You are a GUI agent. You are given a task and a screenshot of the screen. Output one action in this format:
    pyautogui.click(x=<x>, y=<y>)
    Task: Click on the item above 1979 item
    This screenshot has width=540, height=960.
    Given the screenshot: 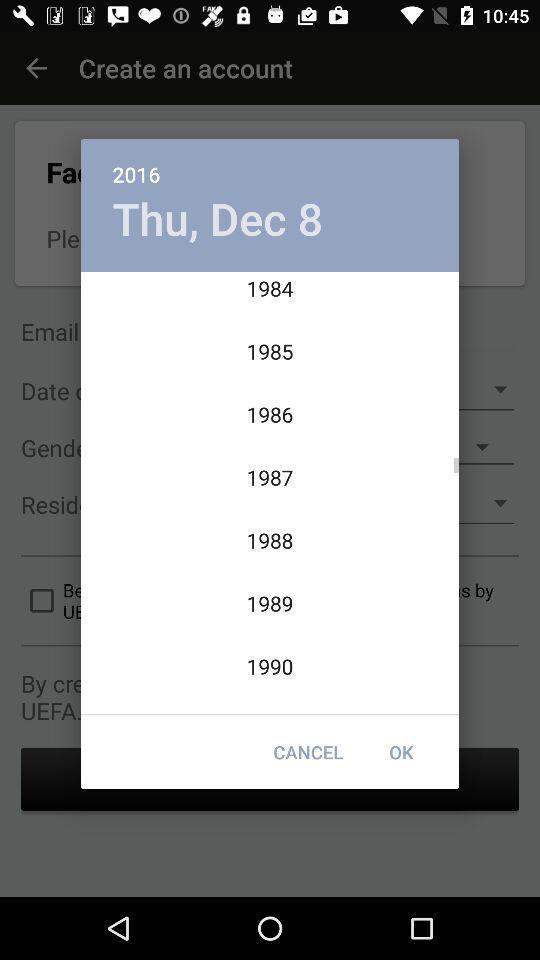 What is the action you would take?
    pyautogui.click(x=216, y=218)
    